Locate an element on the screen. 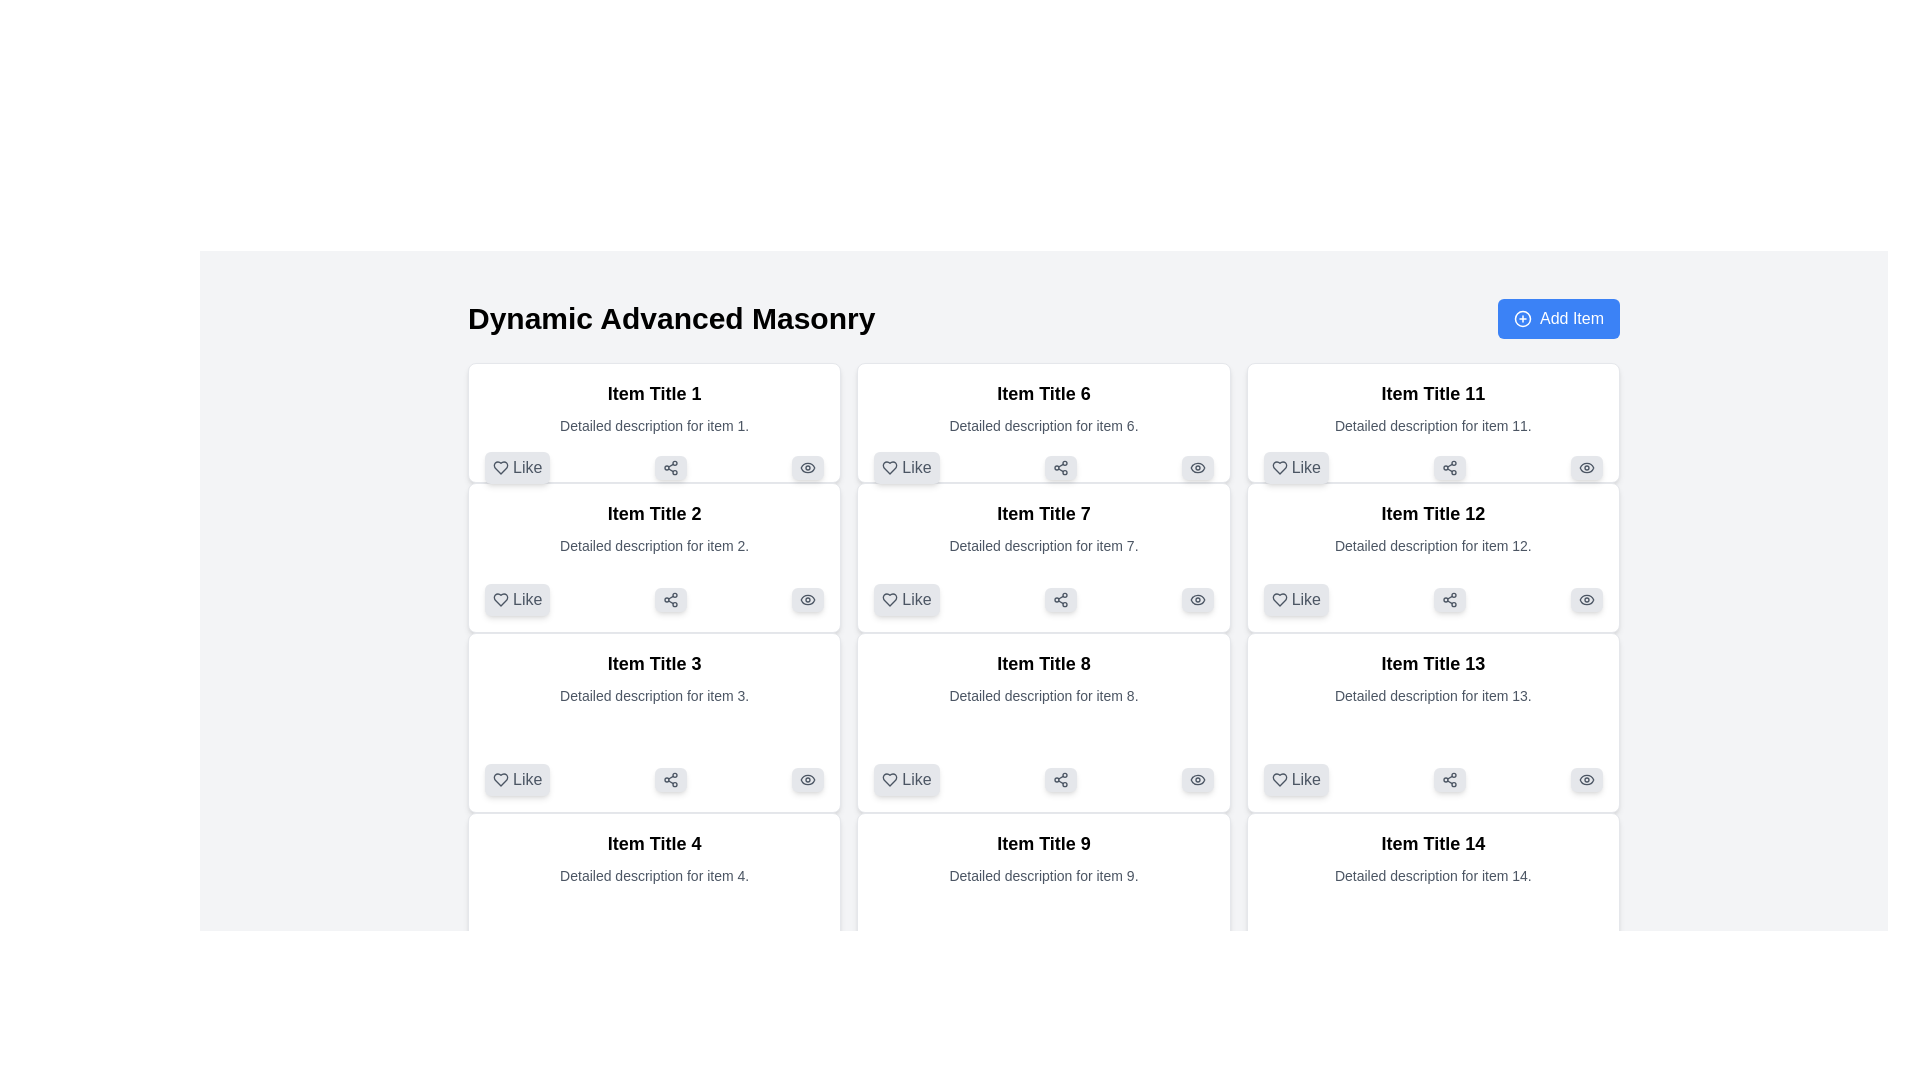 This screenshot has width=1920, height=1080. the eye icon located in the bottom-right corner of the 'Item Title 3' card, which is styled in shades of gray and is positioned next to the 'Like' and 'Share' buttons is located at coordinates (808, 778).